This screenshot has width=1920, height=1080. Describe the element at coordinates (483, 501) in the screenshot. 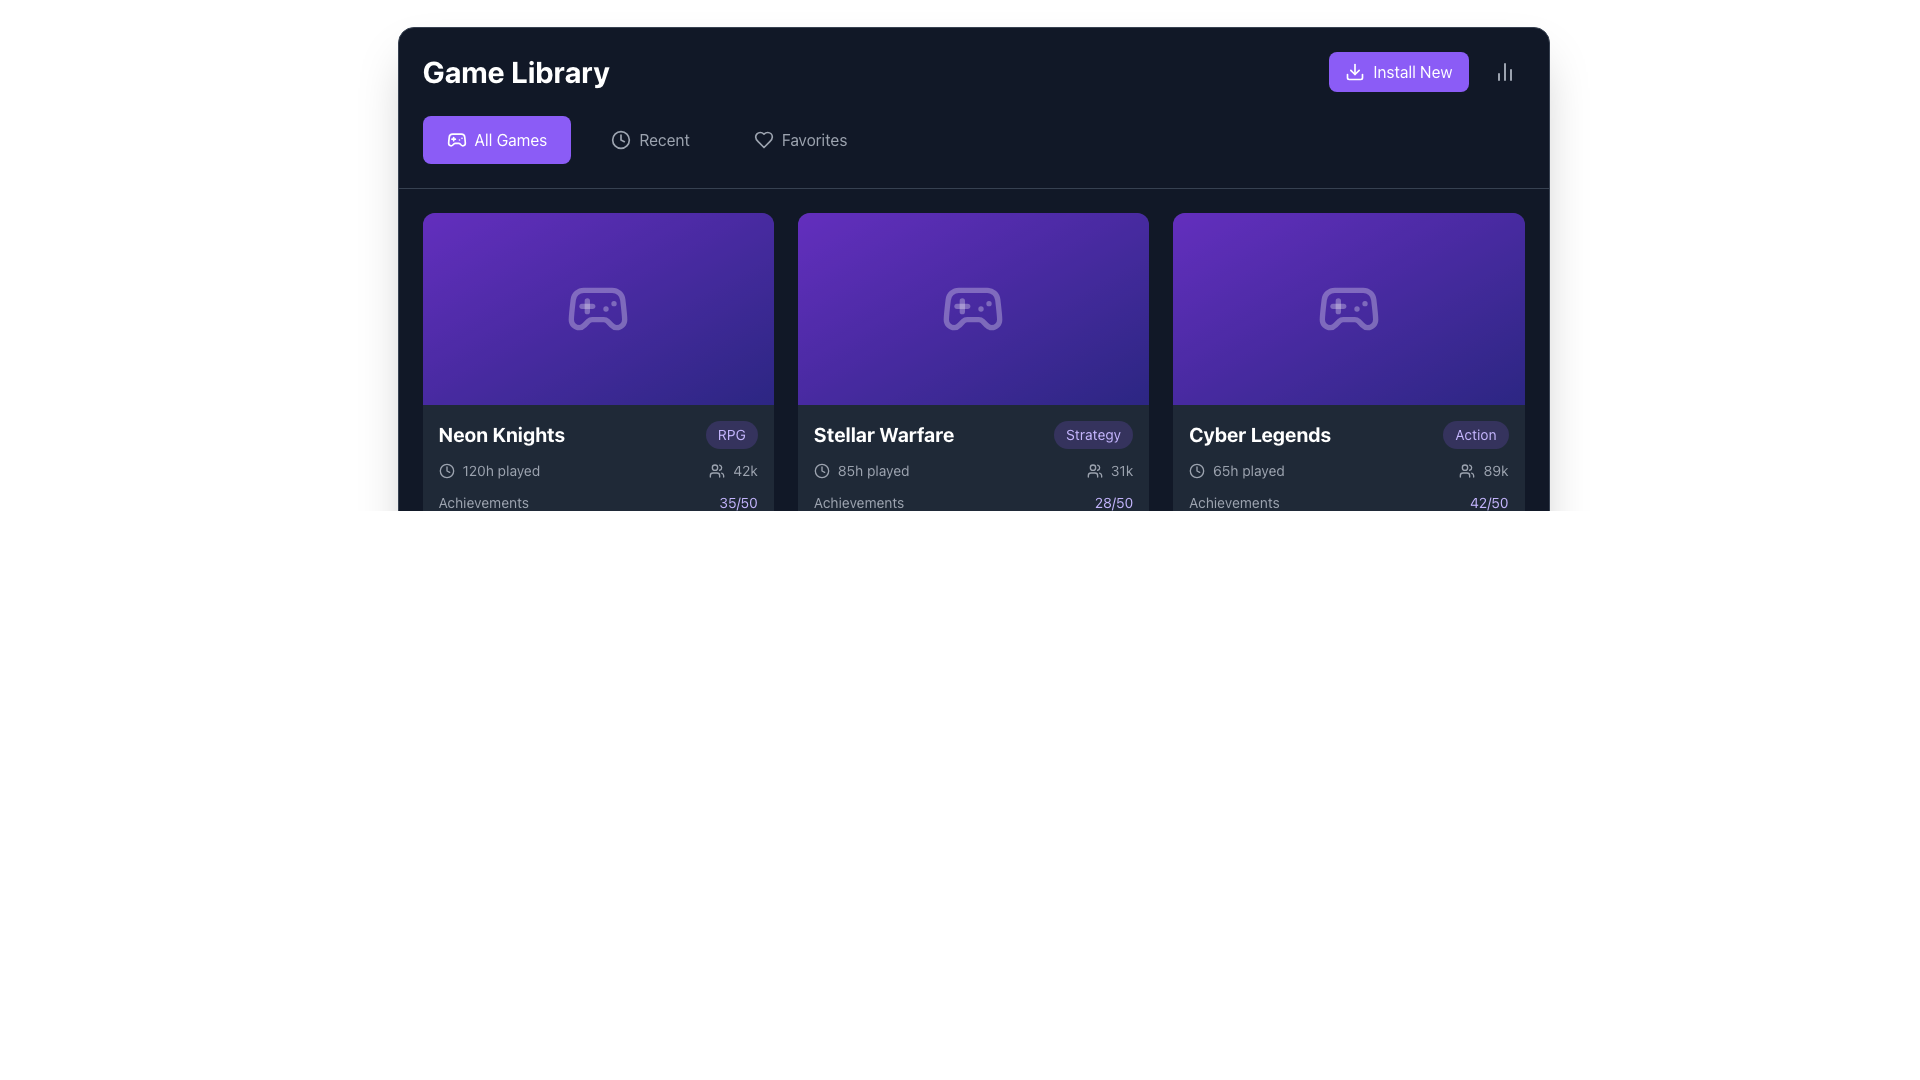

I see `the text label indicating the context or category of the adjacent value for the game's achievements or progress, located in the bottom-left portion of the Neon Knights card` at that location.